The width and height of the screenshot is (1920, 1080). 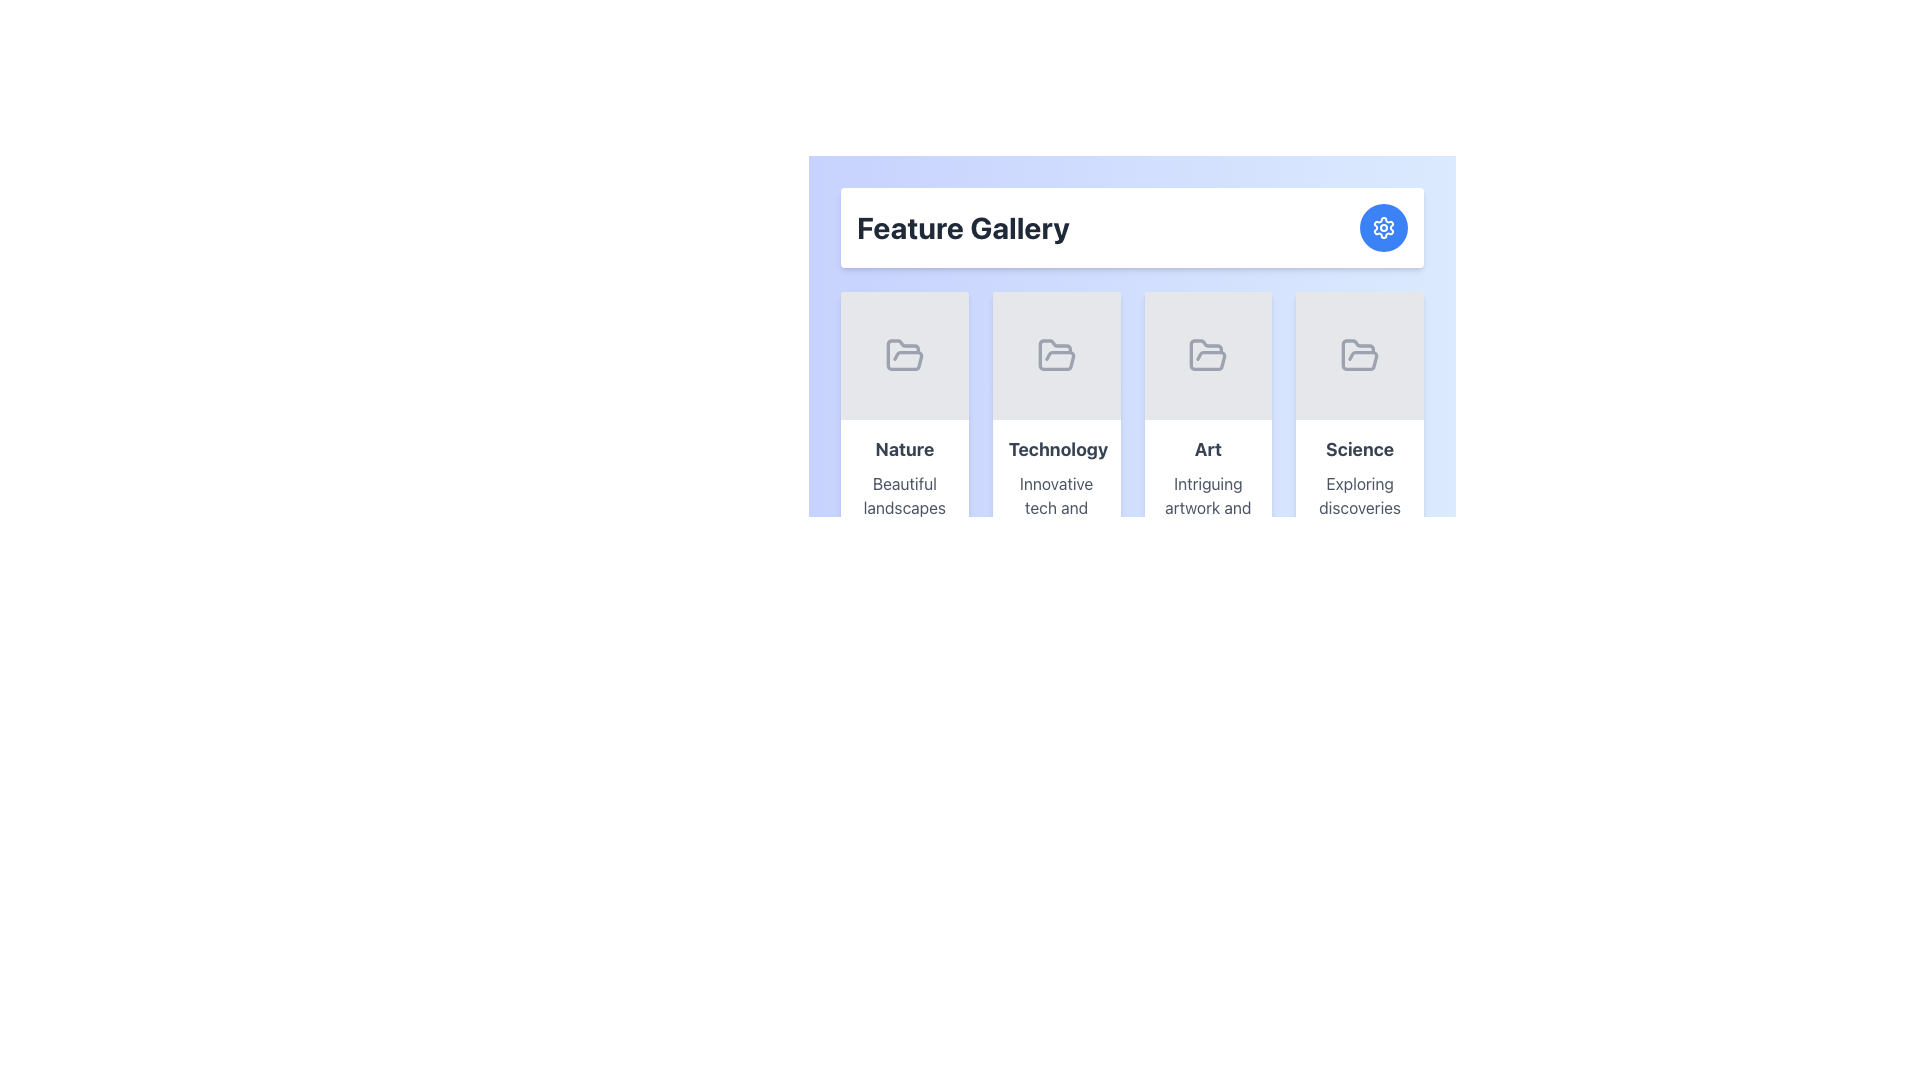 What do you see at coordinates (1382, 226) in the screenshot?
I see `the circular gear icon with a blue background located in the top-right corner of the 'Feature Gallery' header` at bounding box center [1382, 226].